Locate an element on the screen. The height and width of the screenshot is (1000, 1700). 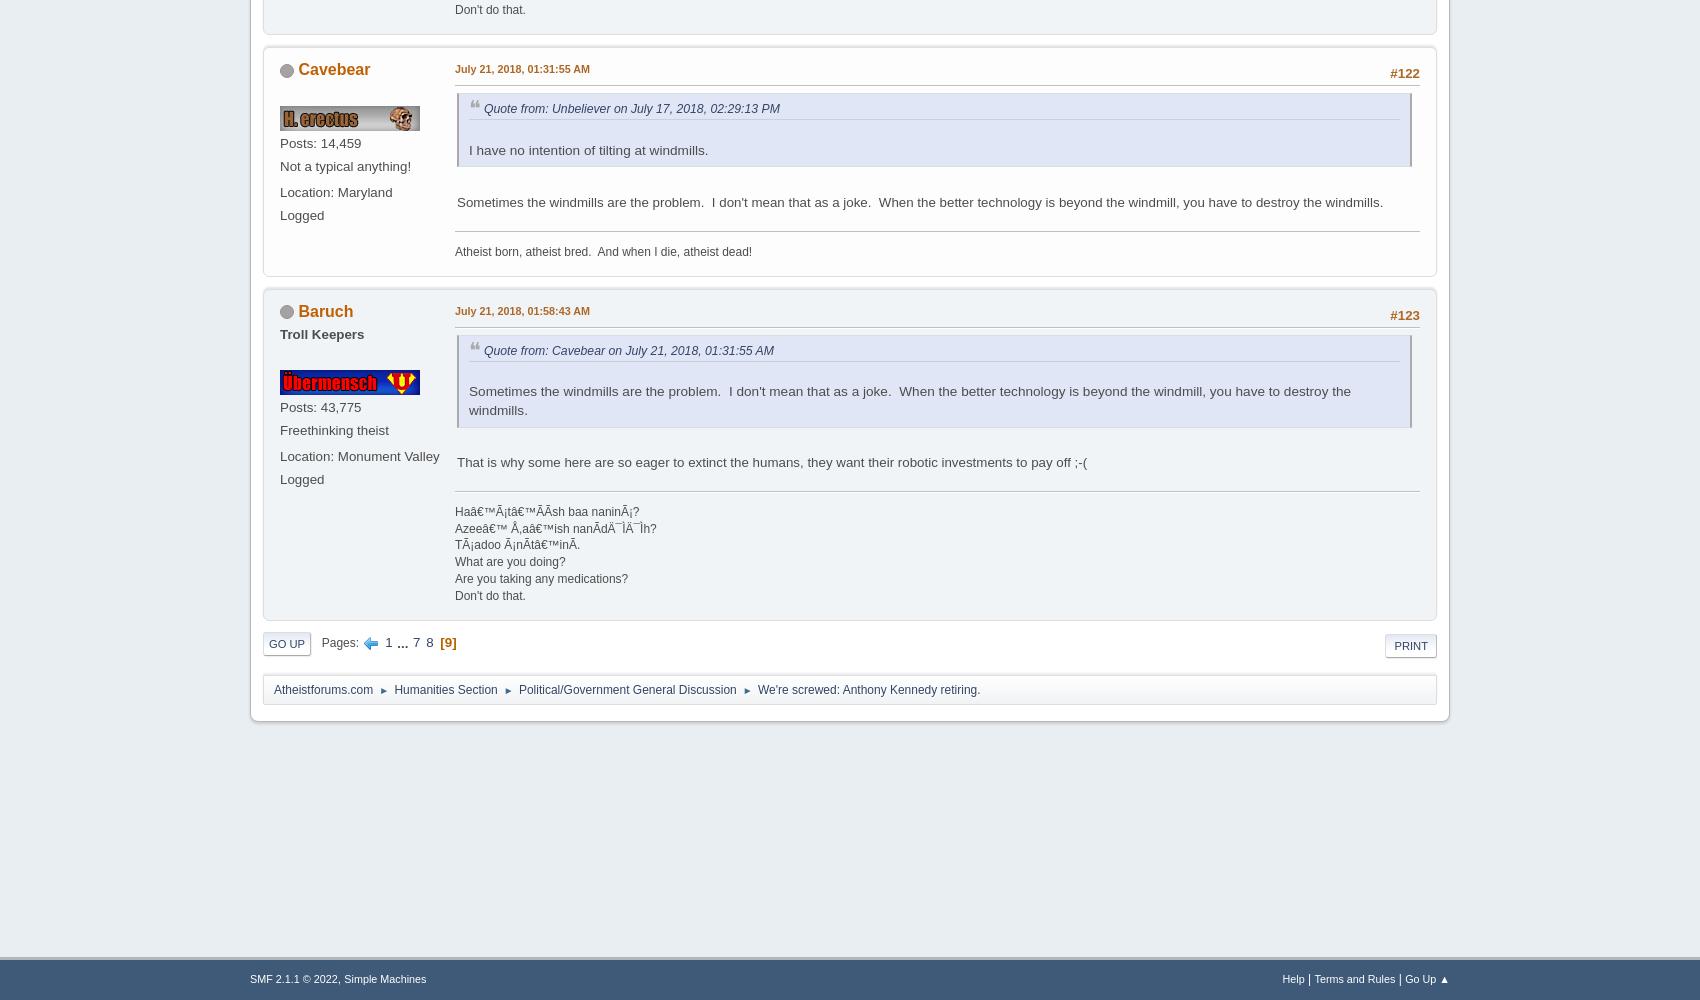
'That is why some here are so eager to extinct the humans, they want their robotic investments to pay off ;-(' is located at coordinates (770, 461).